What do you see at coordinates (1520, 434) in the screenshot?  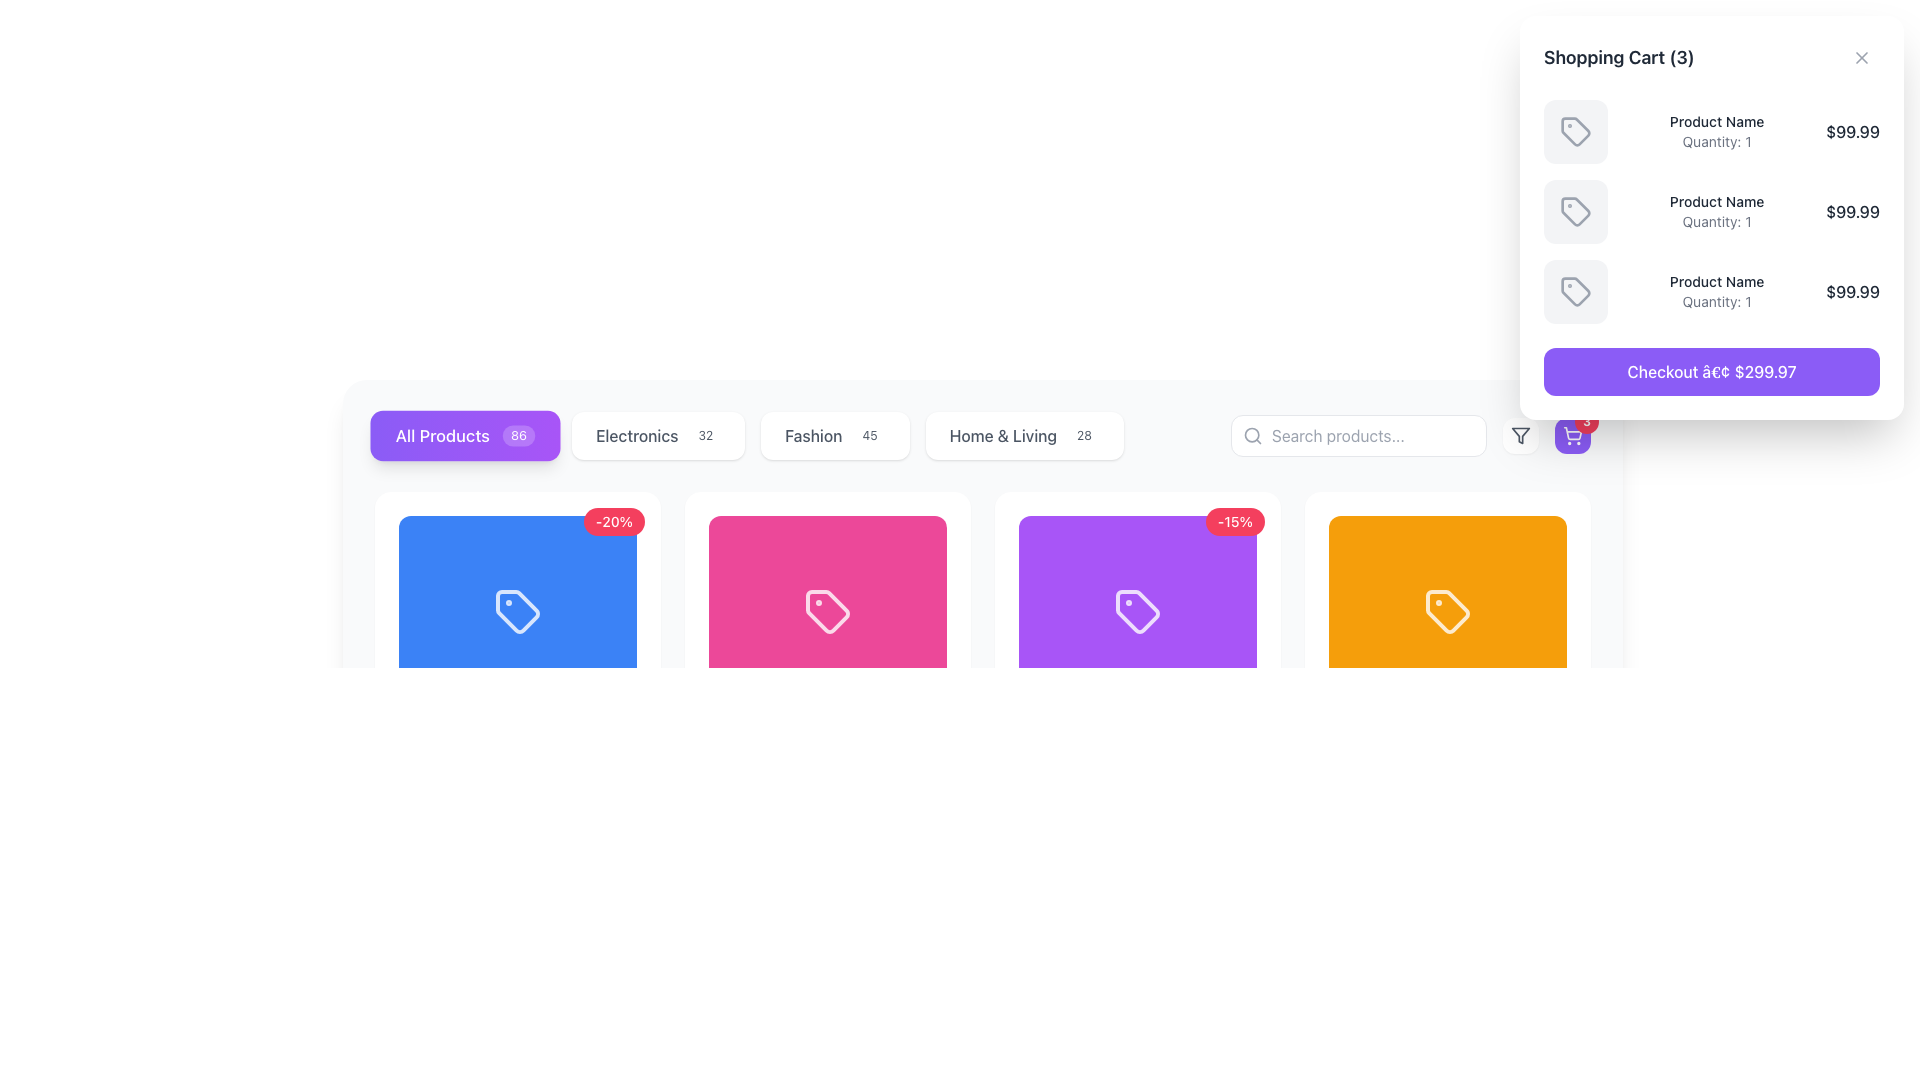 I see `the filter button located between the search icon and the shopping cart icon` at bounding box center [1520, 434].